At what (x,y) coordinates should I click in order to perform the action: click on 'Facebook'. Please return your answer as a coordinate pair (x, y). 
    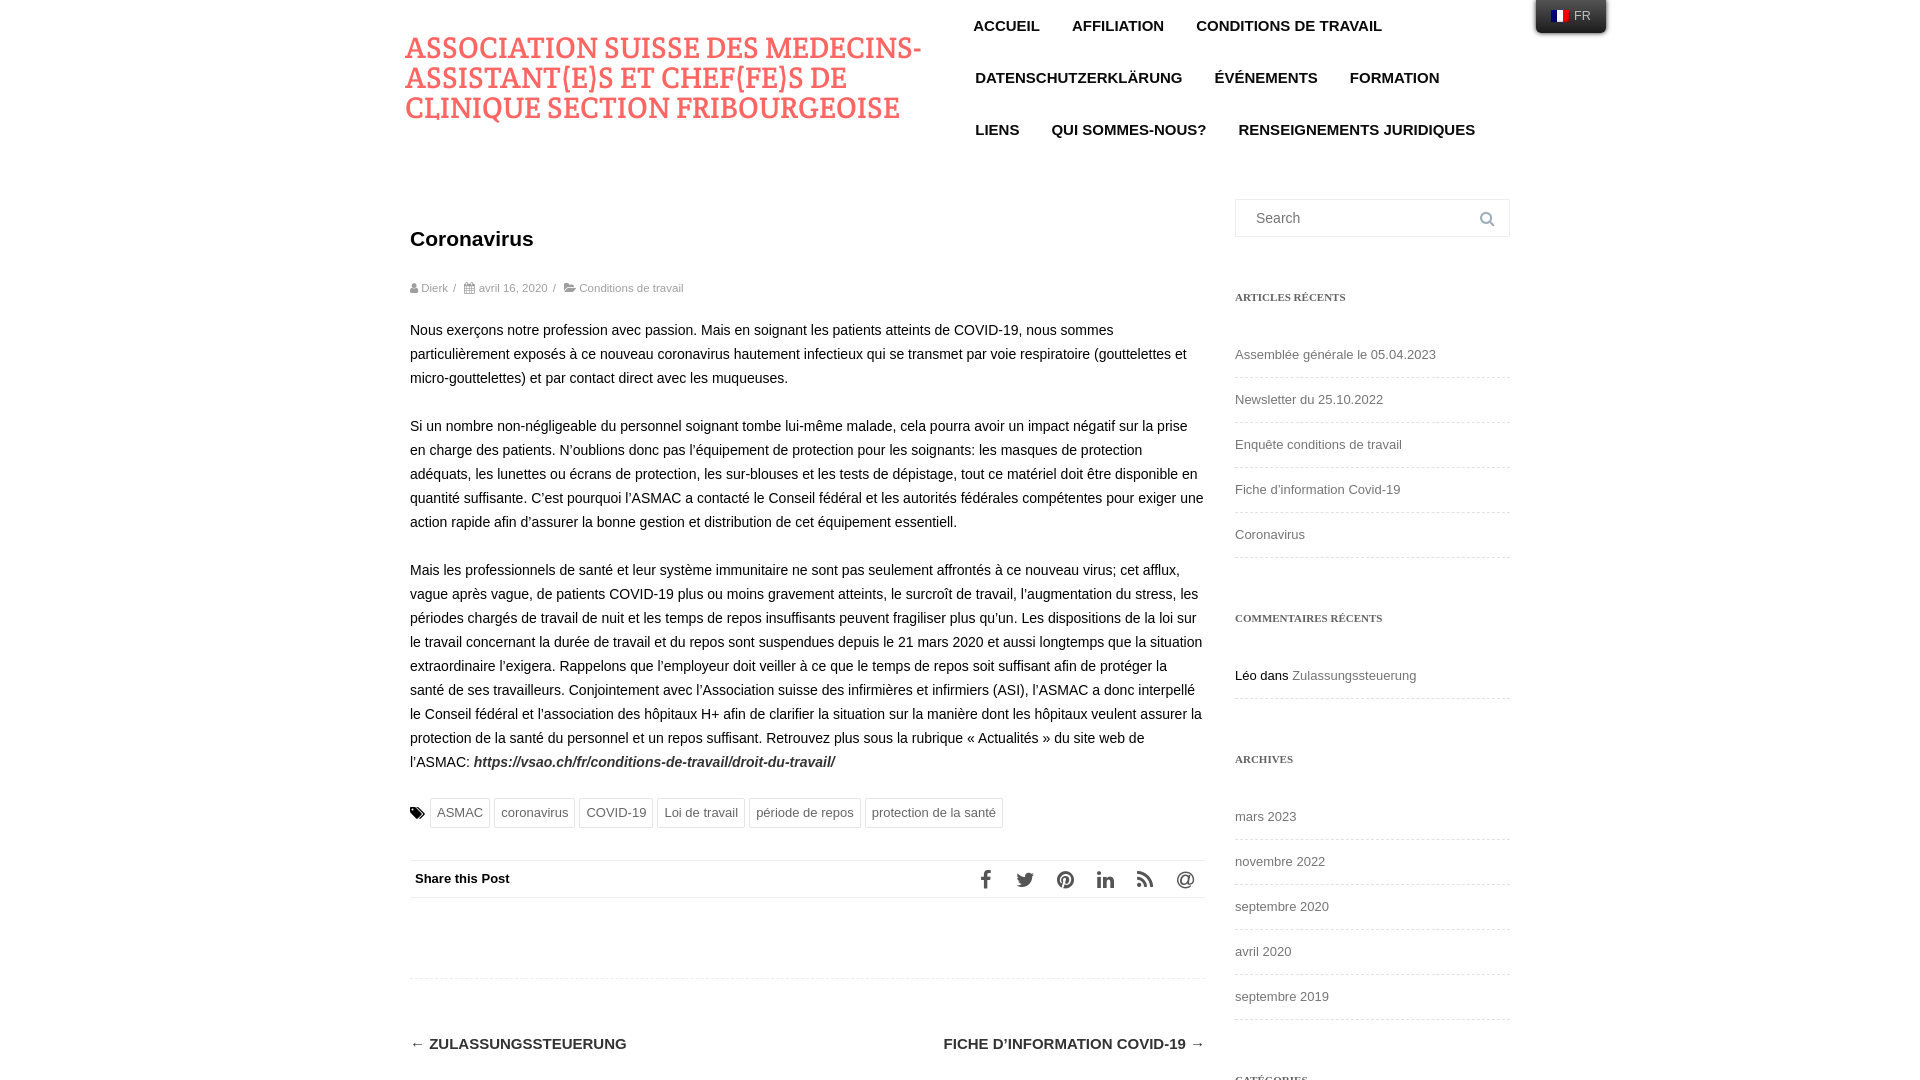
    Looking at the image, I should click on (984, 878).